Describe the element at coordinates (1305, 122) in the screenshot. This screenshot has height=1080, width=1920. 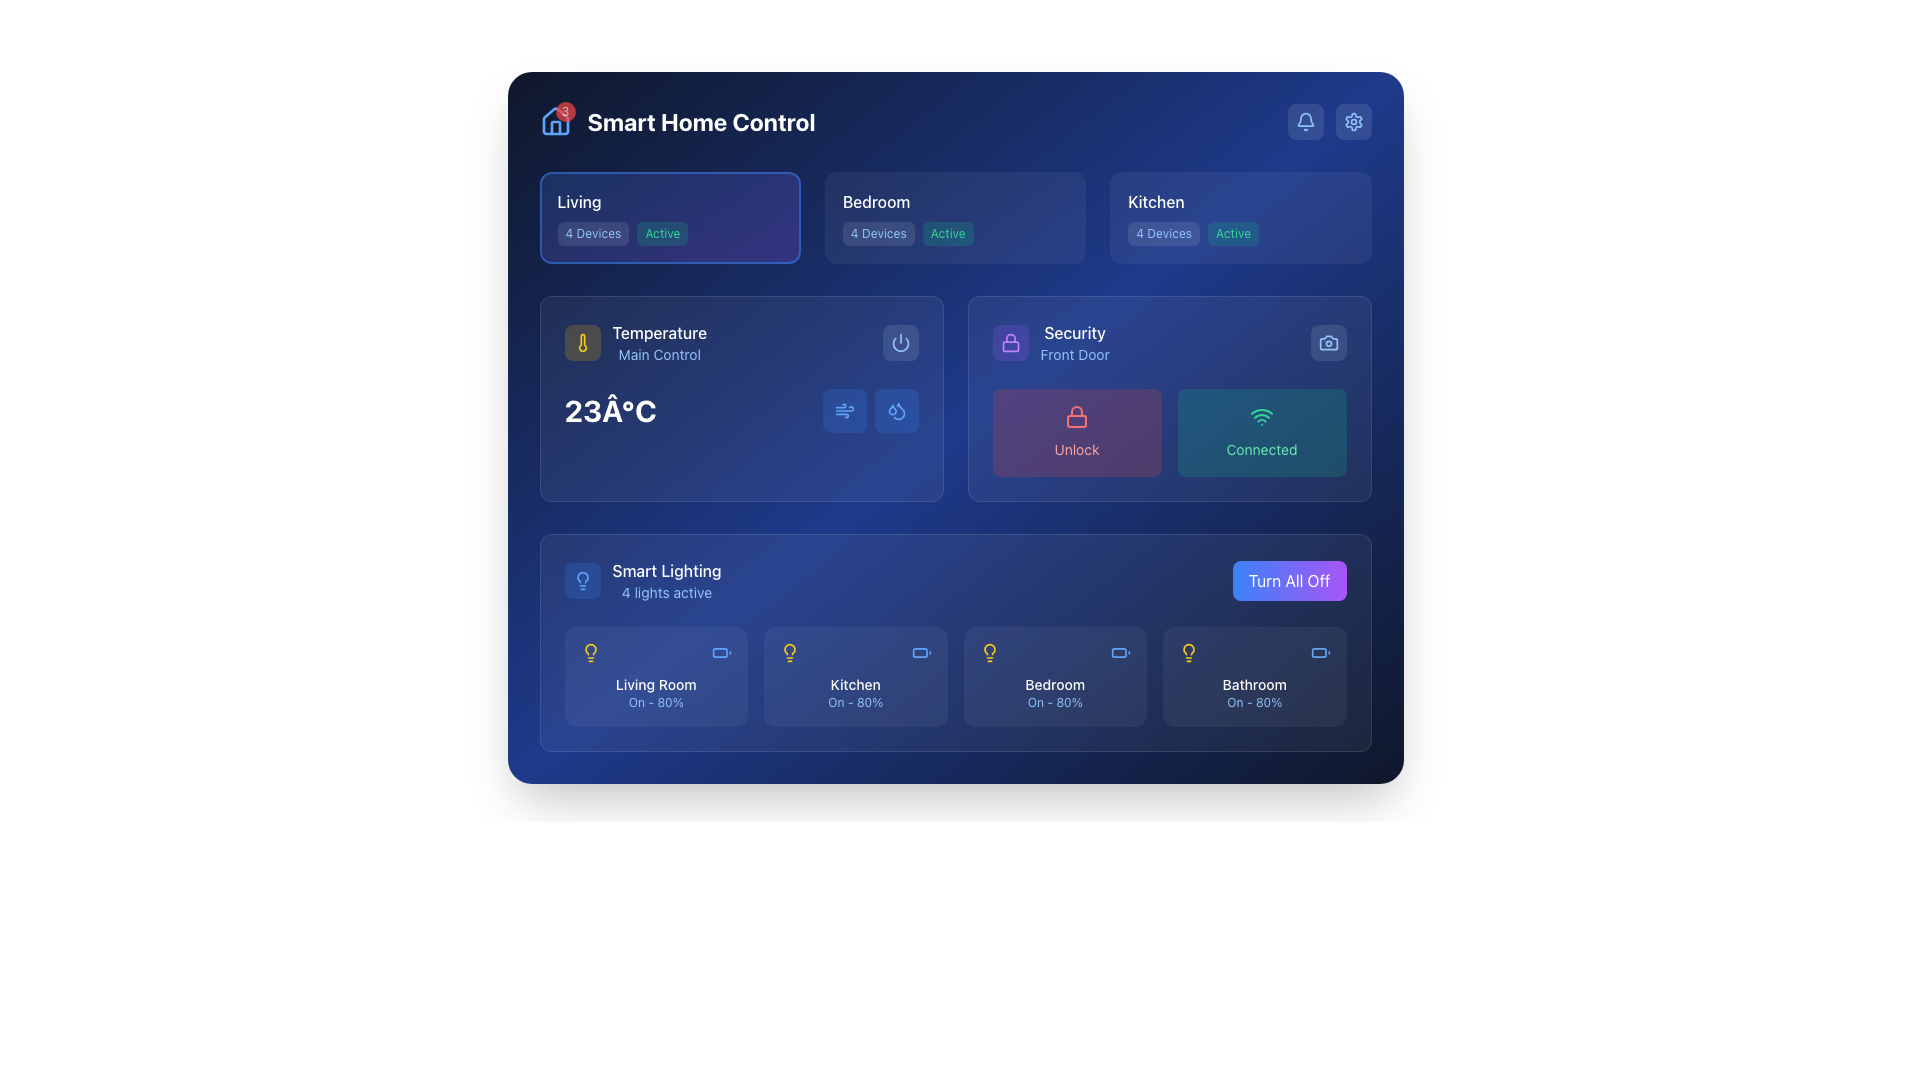
I see `the notification bell icon located in the top right corner of the user interface` at that location.